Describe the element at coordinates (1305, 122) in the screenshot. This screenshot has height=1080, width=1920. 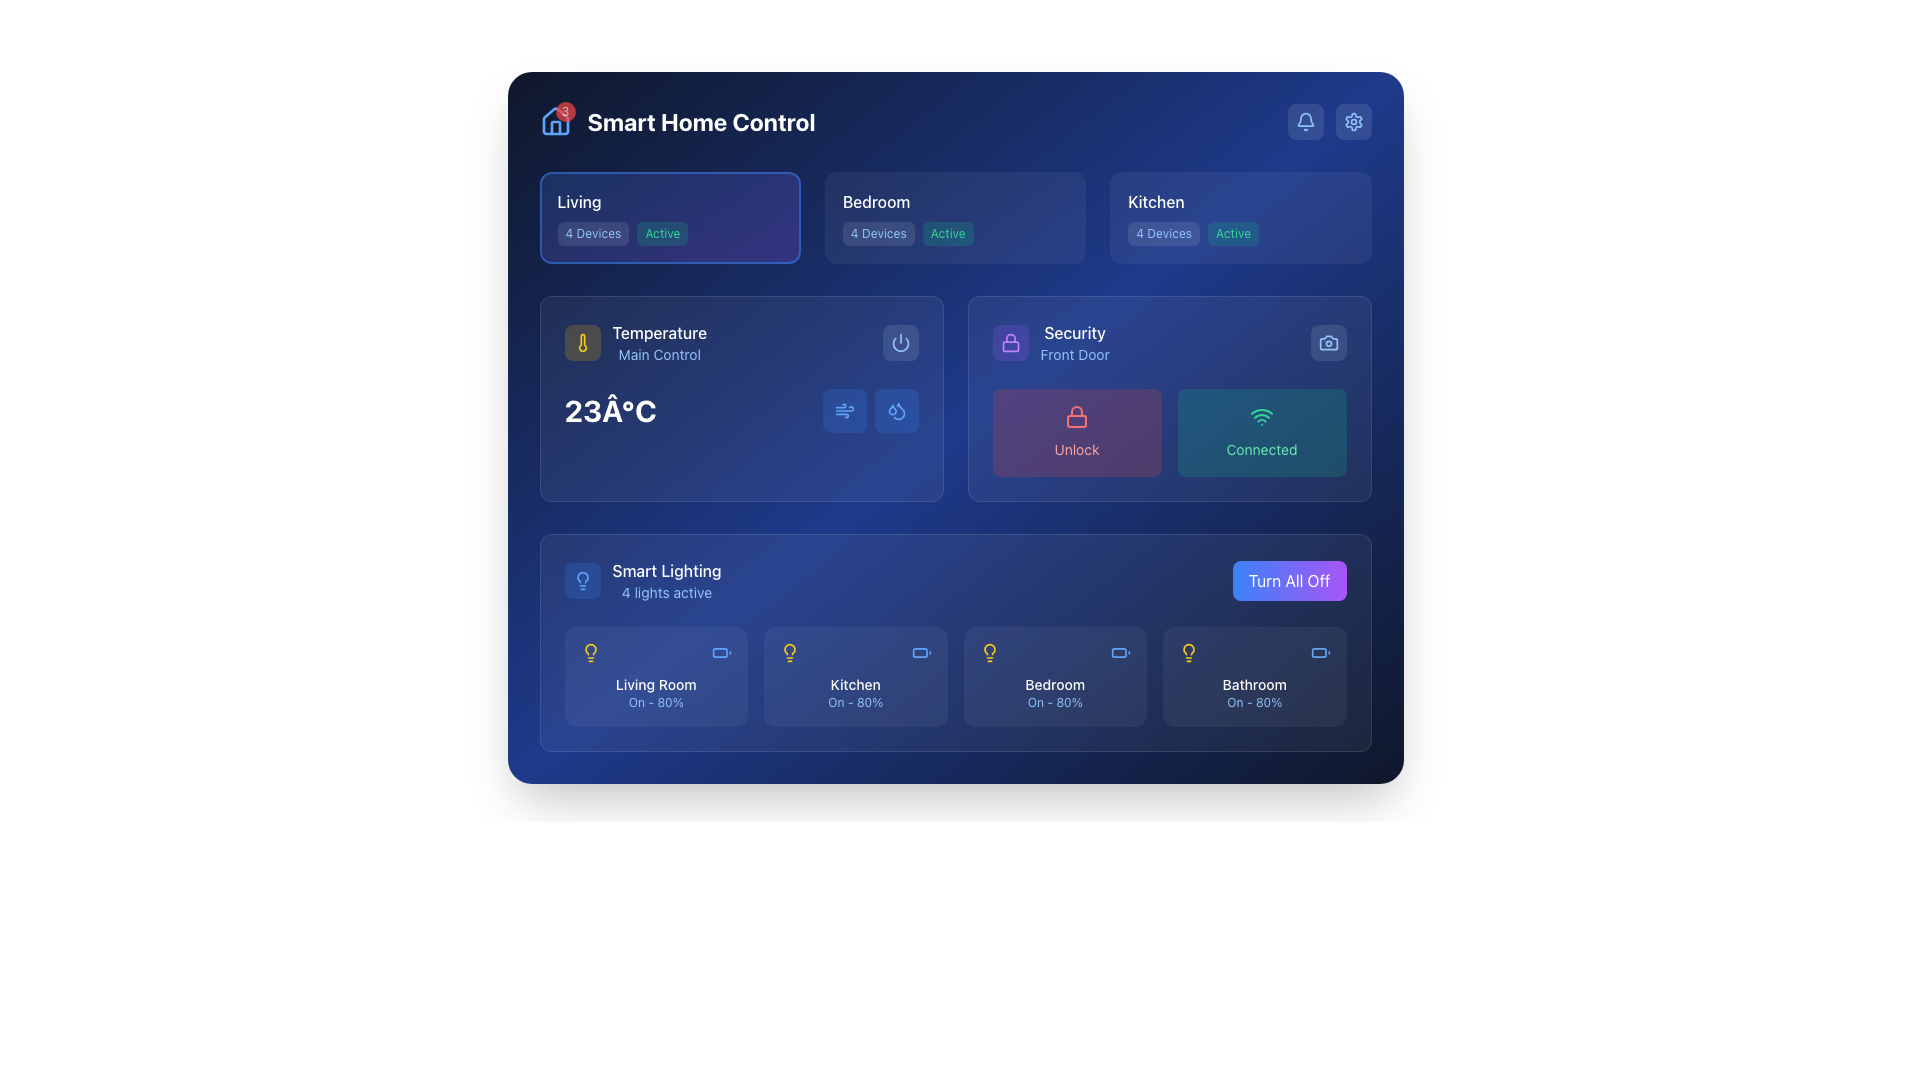
I see `the notification bell icon located in the top right corner of the user interface` at that location.